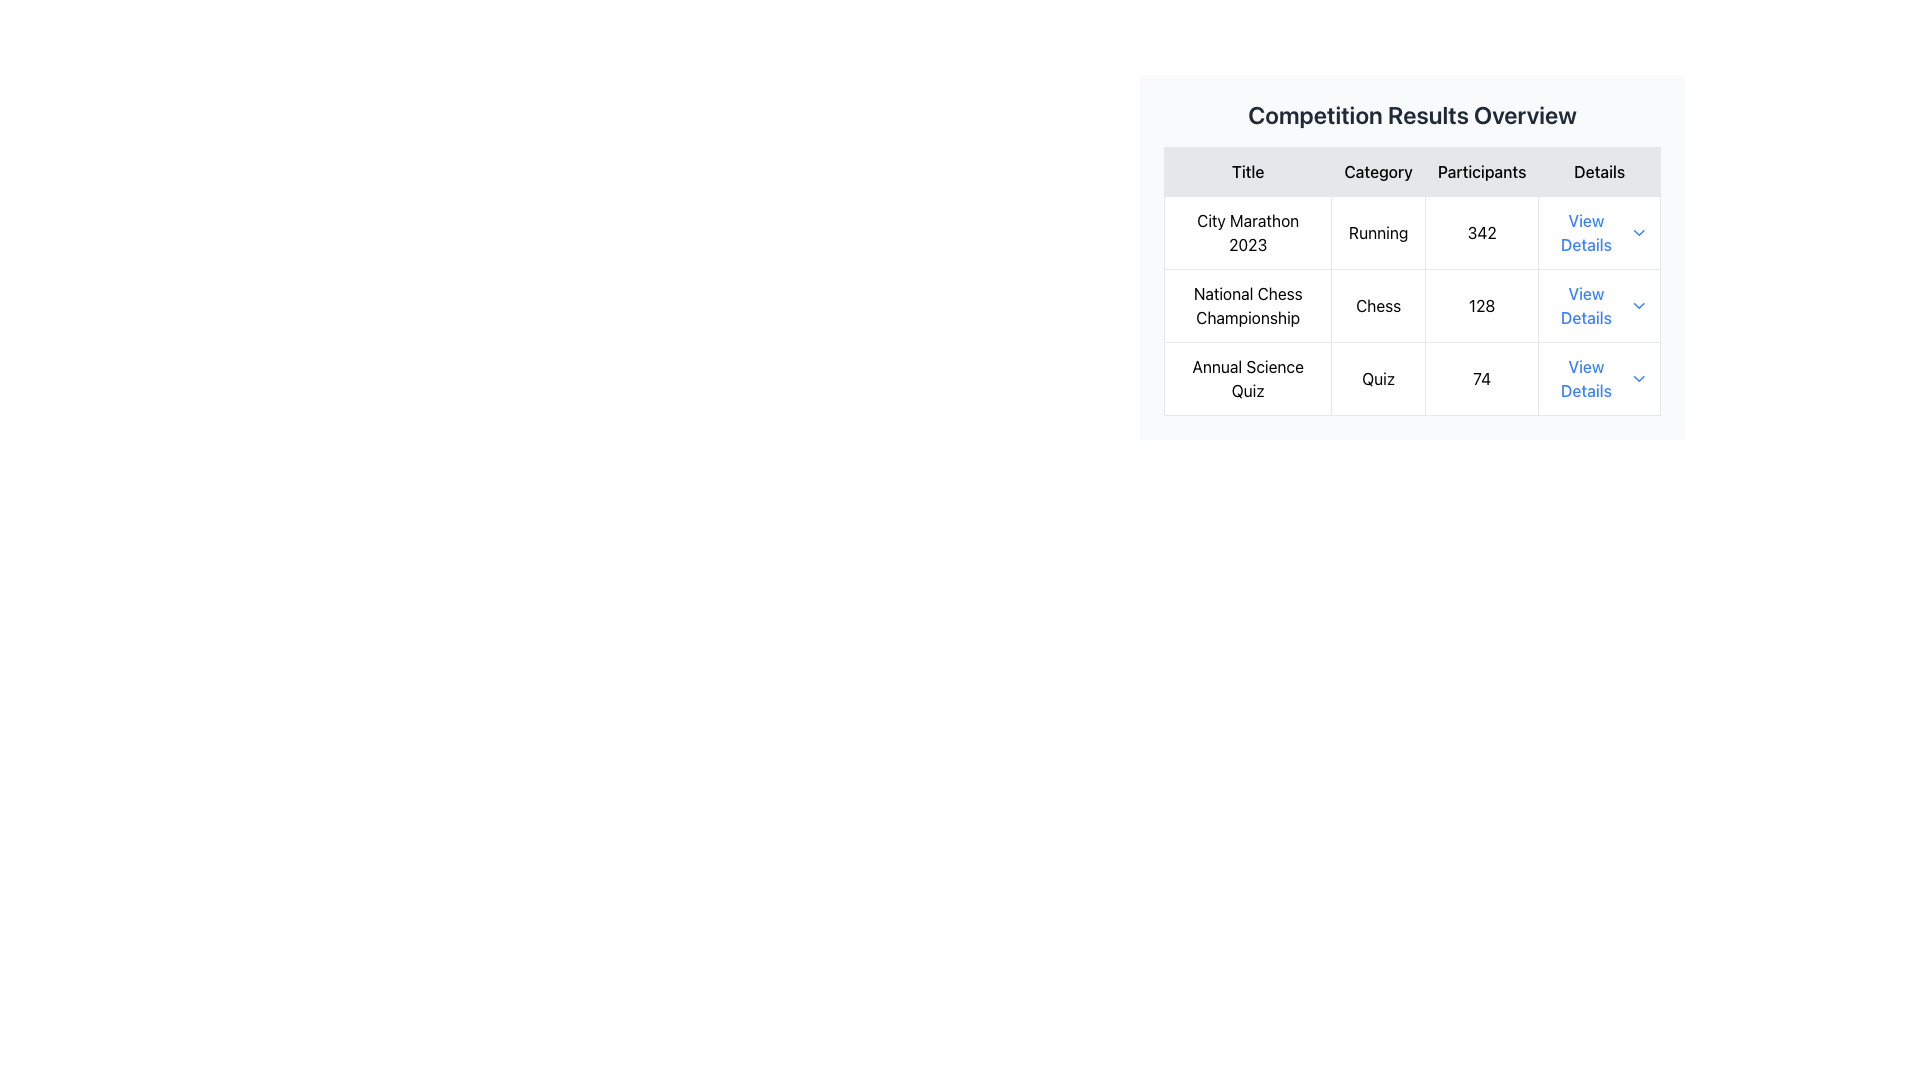 This screenshot has height=1080, width=1920. I want to click on the second row of the competition results table for the 'National Chess Championship', so click(1411, 305).